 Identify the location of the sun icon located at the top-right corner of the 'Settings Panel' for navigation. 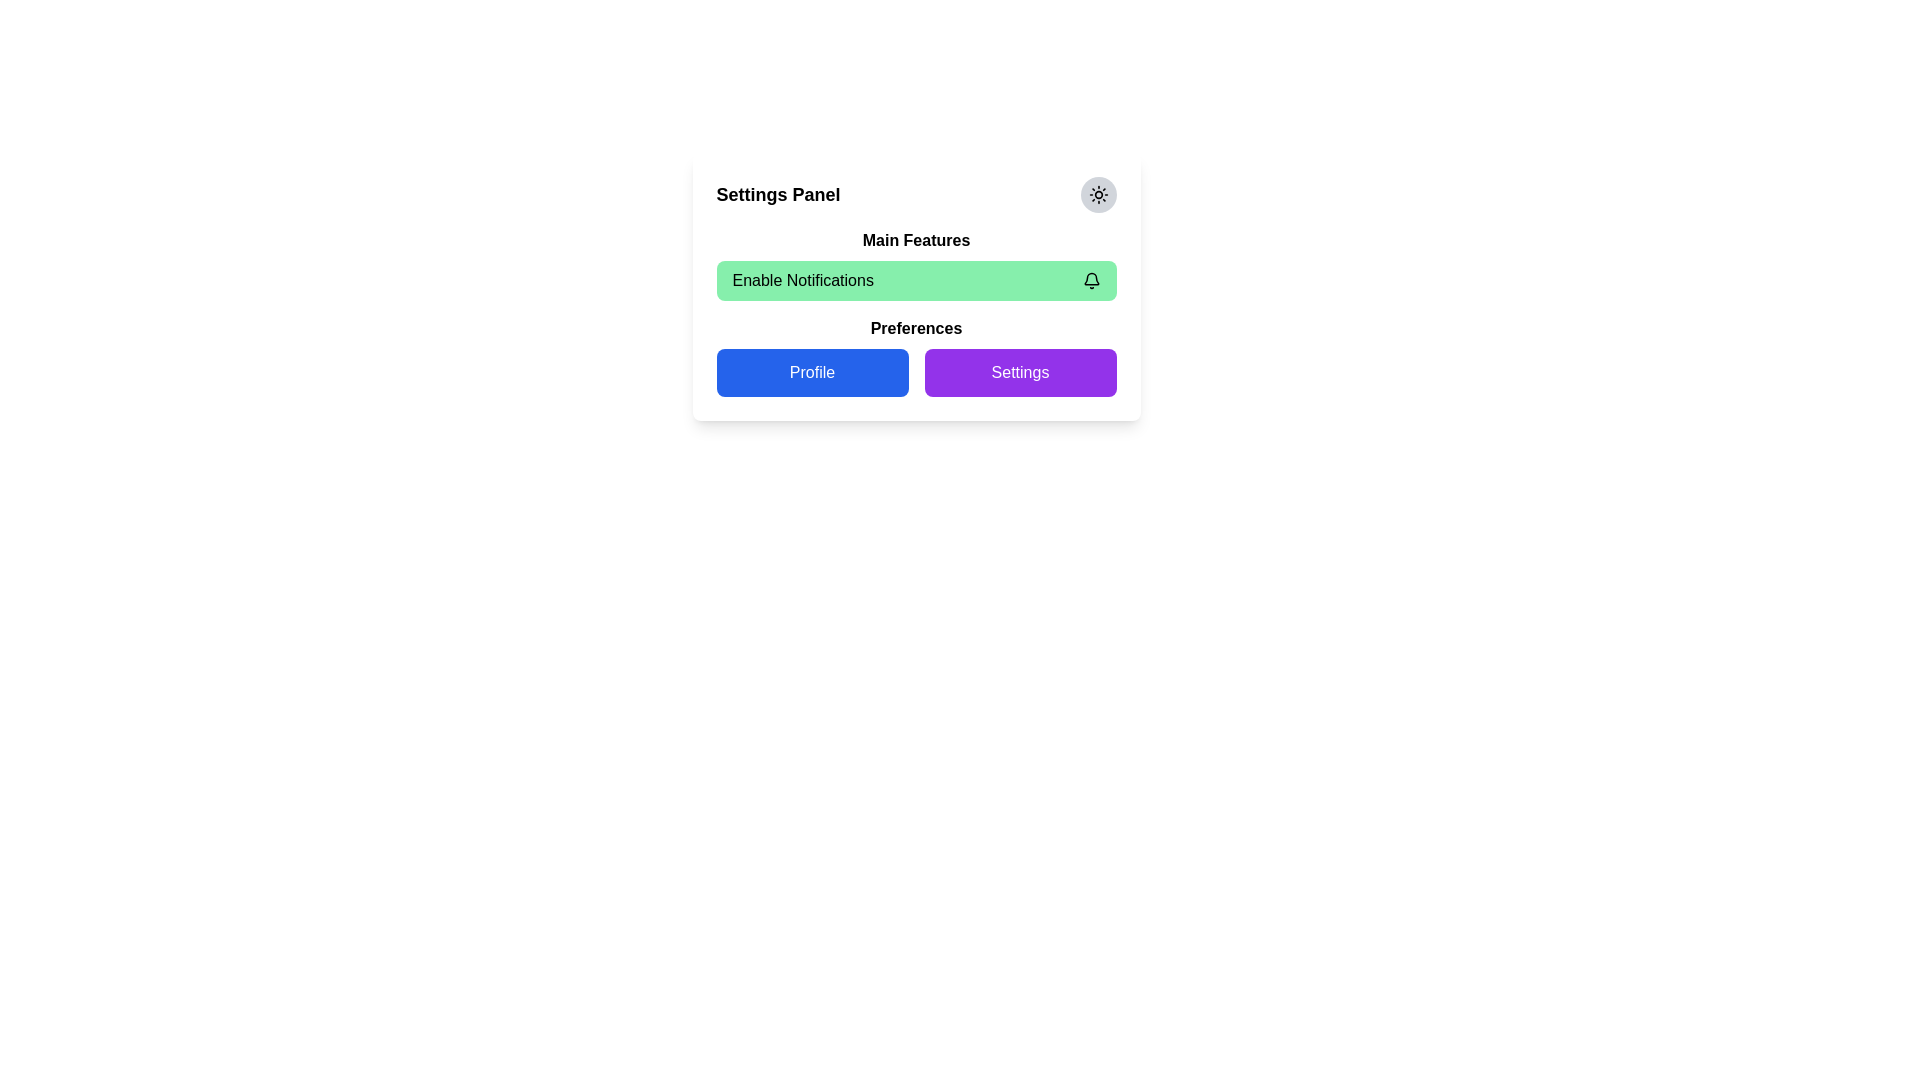
(1097, 195).